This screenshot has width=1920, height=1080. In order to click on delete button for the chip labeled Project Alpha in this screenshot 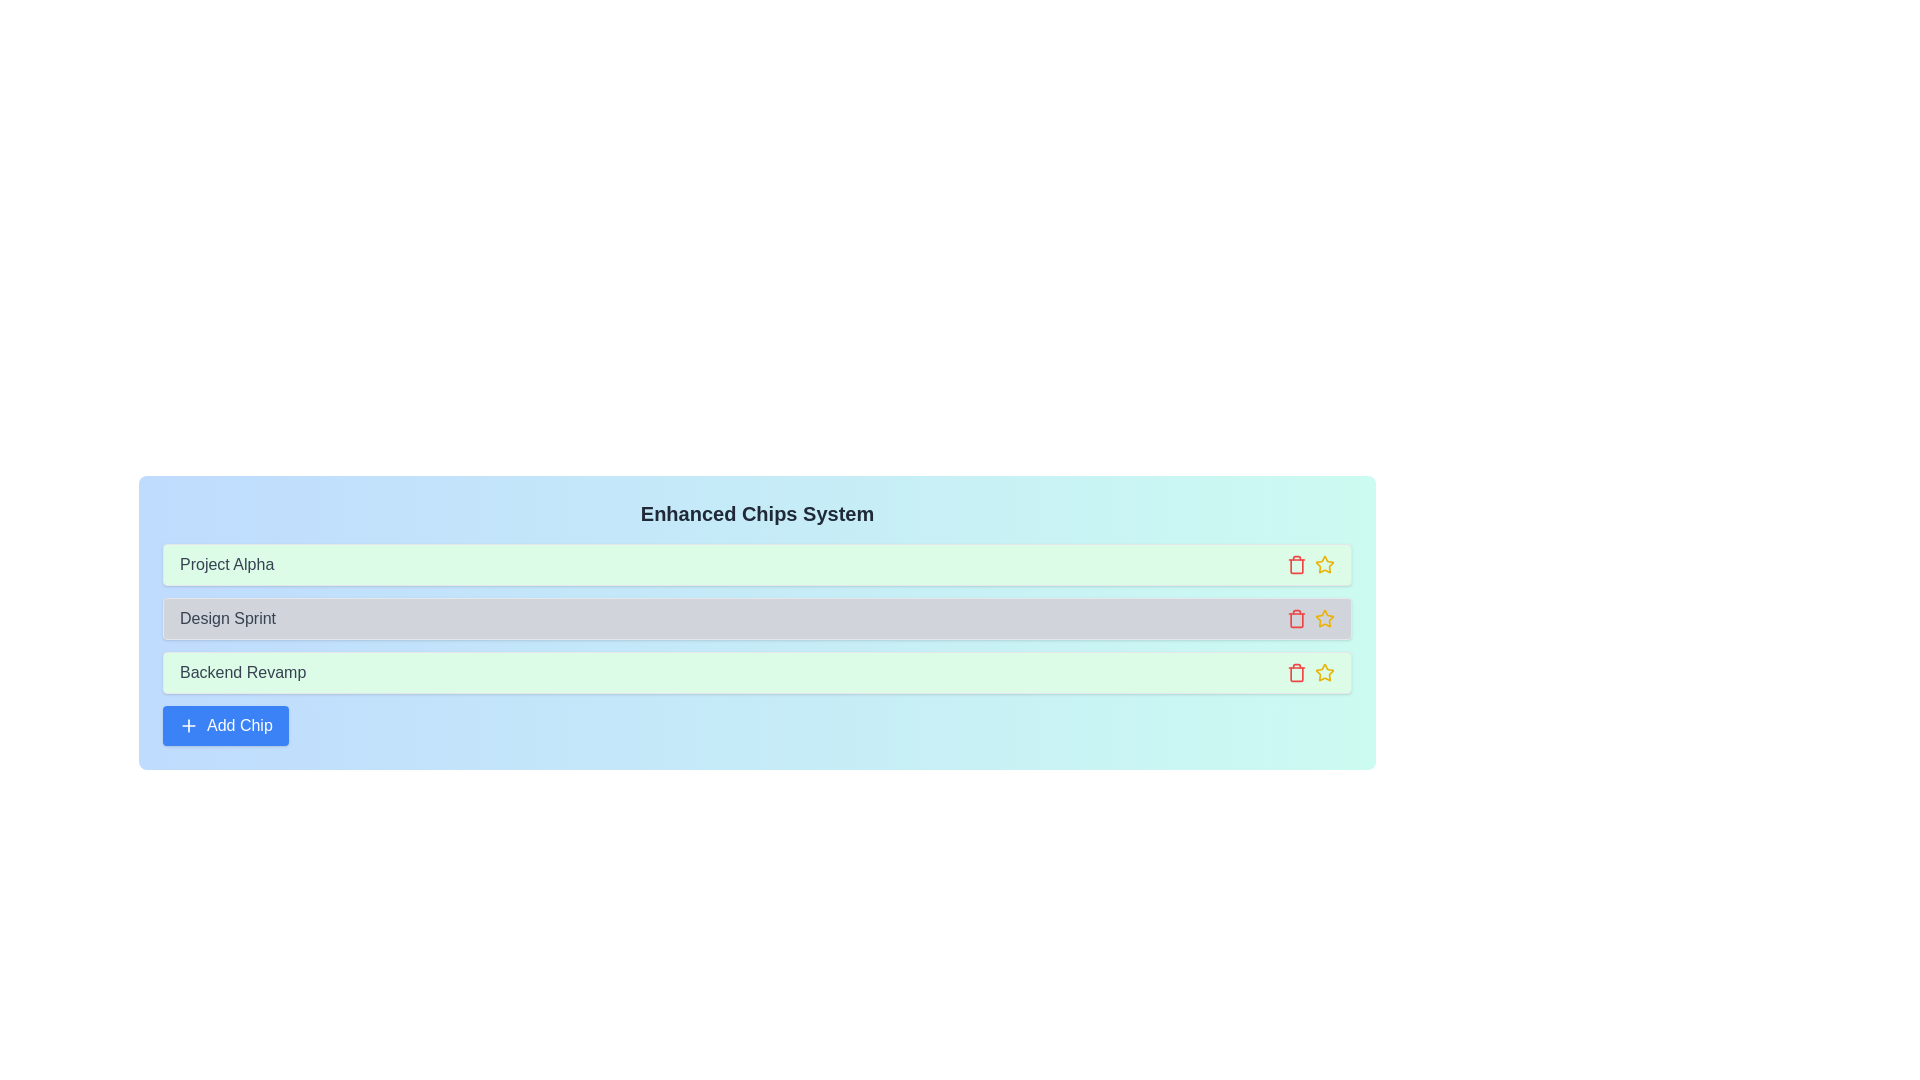, I will do `click(1296, 564)`.